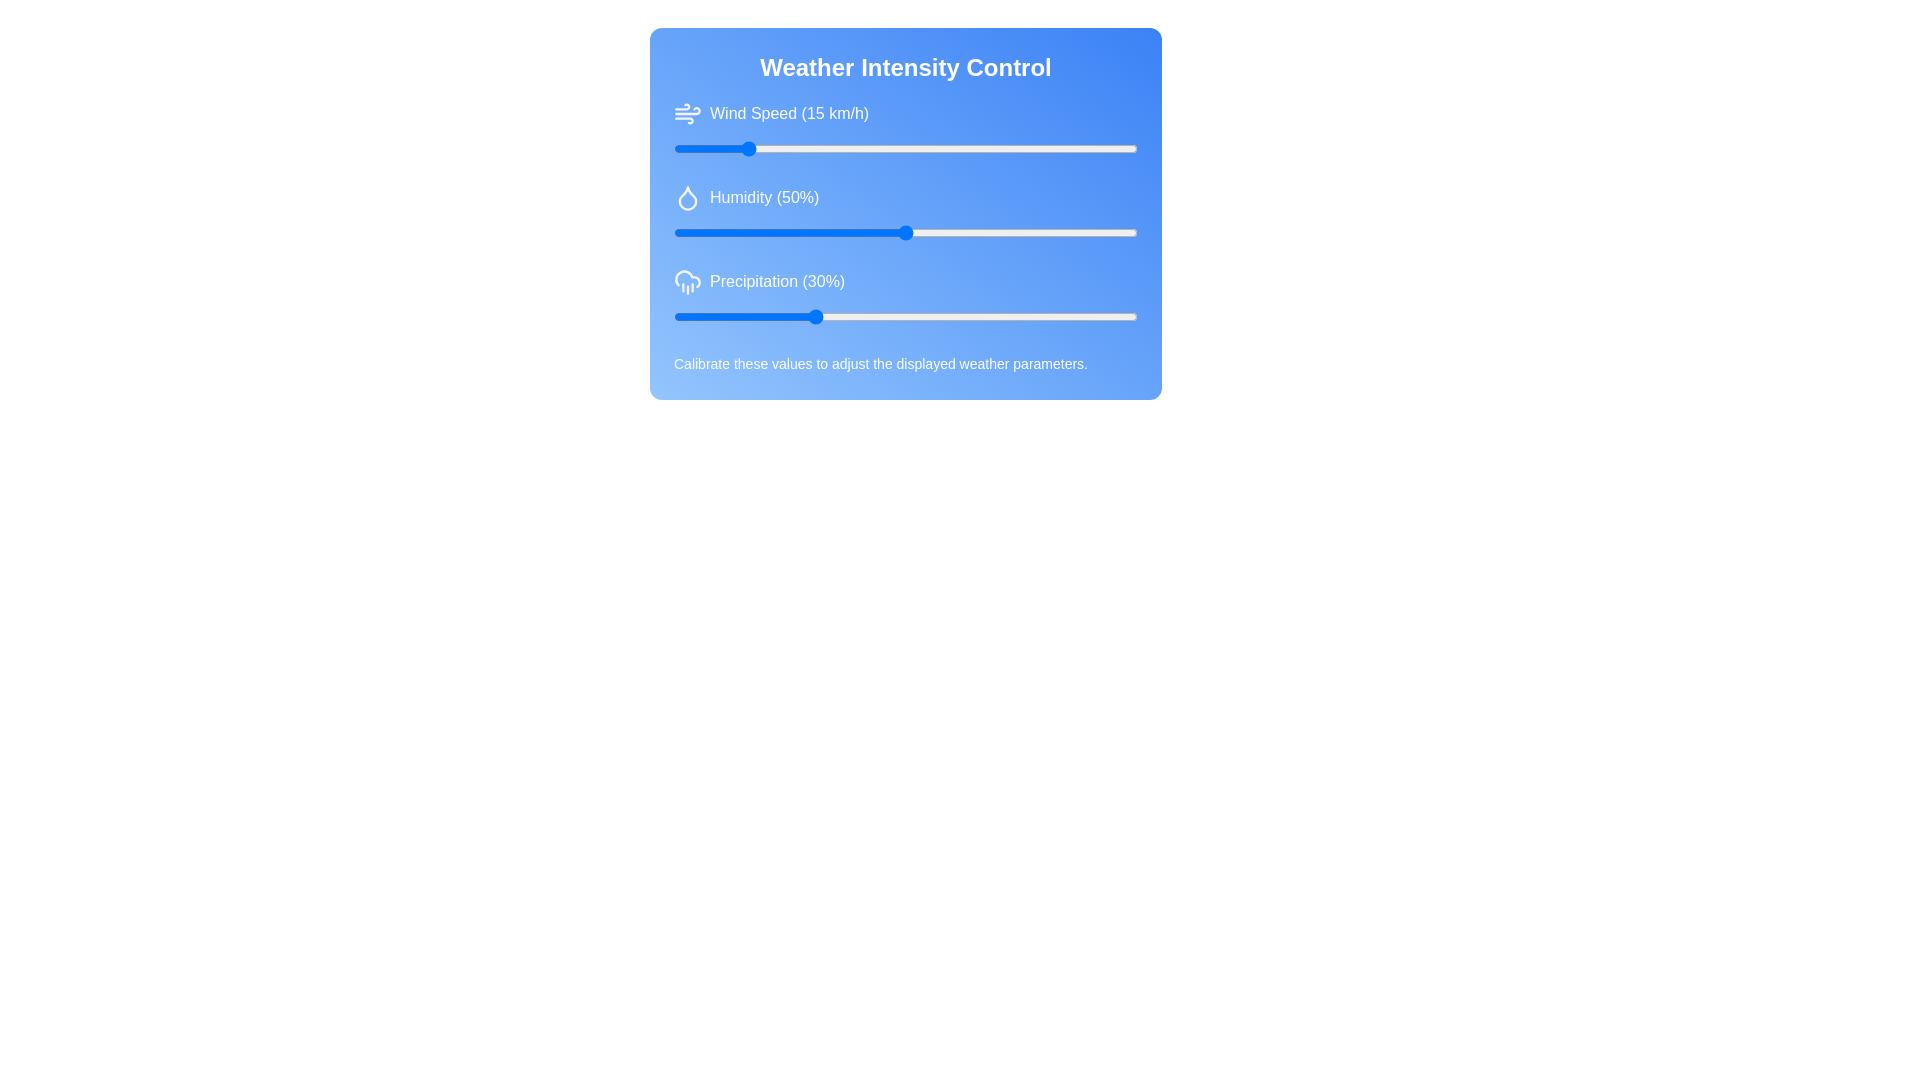 This screenshot has height=1080, width=1920. What do you see at coordinates (687, 197) in the screenshot?
I see `the humidity icon, which is a light gray water droplet outline located to the left of the text 'Humidity (50%)' in the weather control interface` at bounding box center [687, 197].